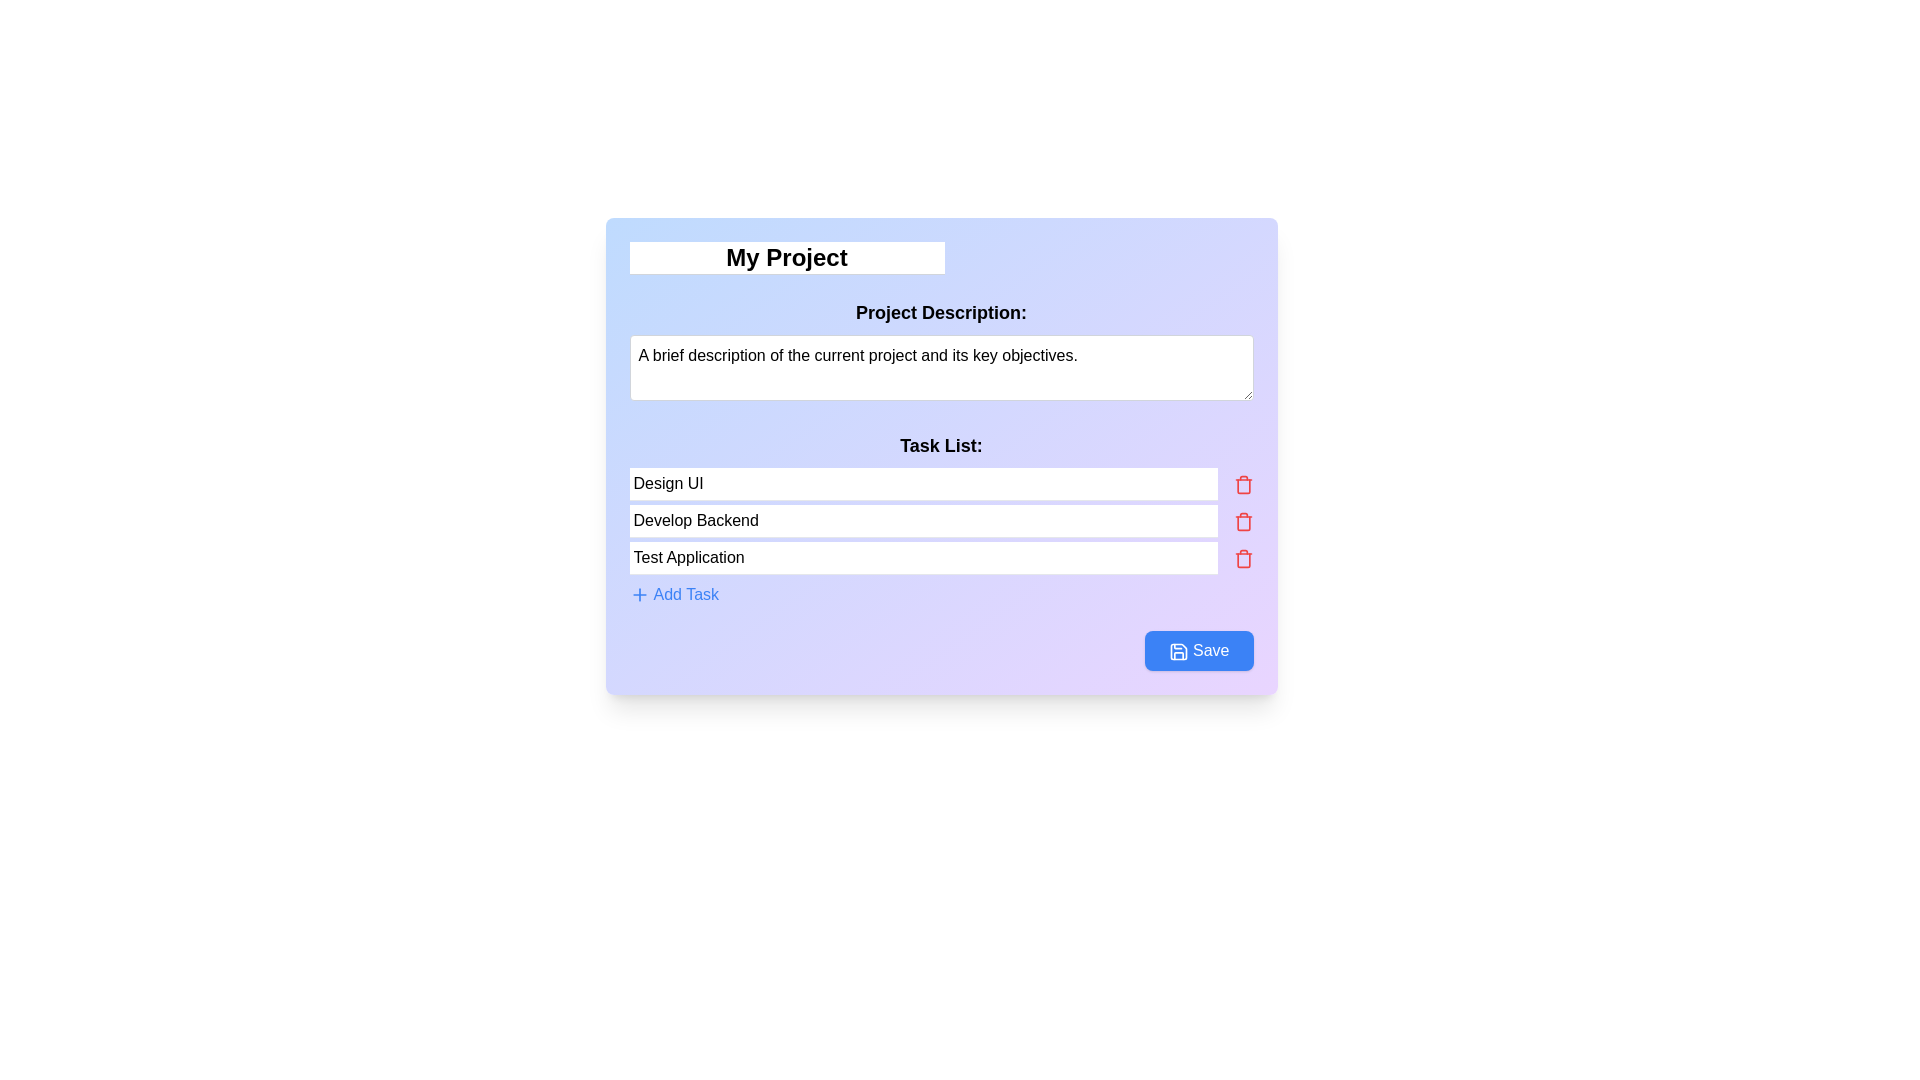 The image size is (1920, 1080). What do you see at coordinates (940, 367) in the screenshot?
I see `the text input box for 'Project Description:' to focus on the input field` at bounding box center [940, 367].